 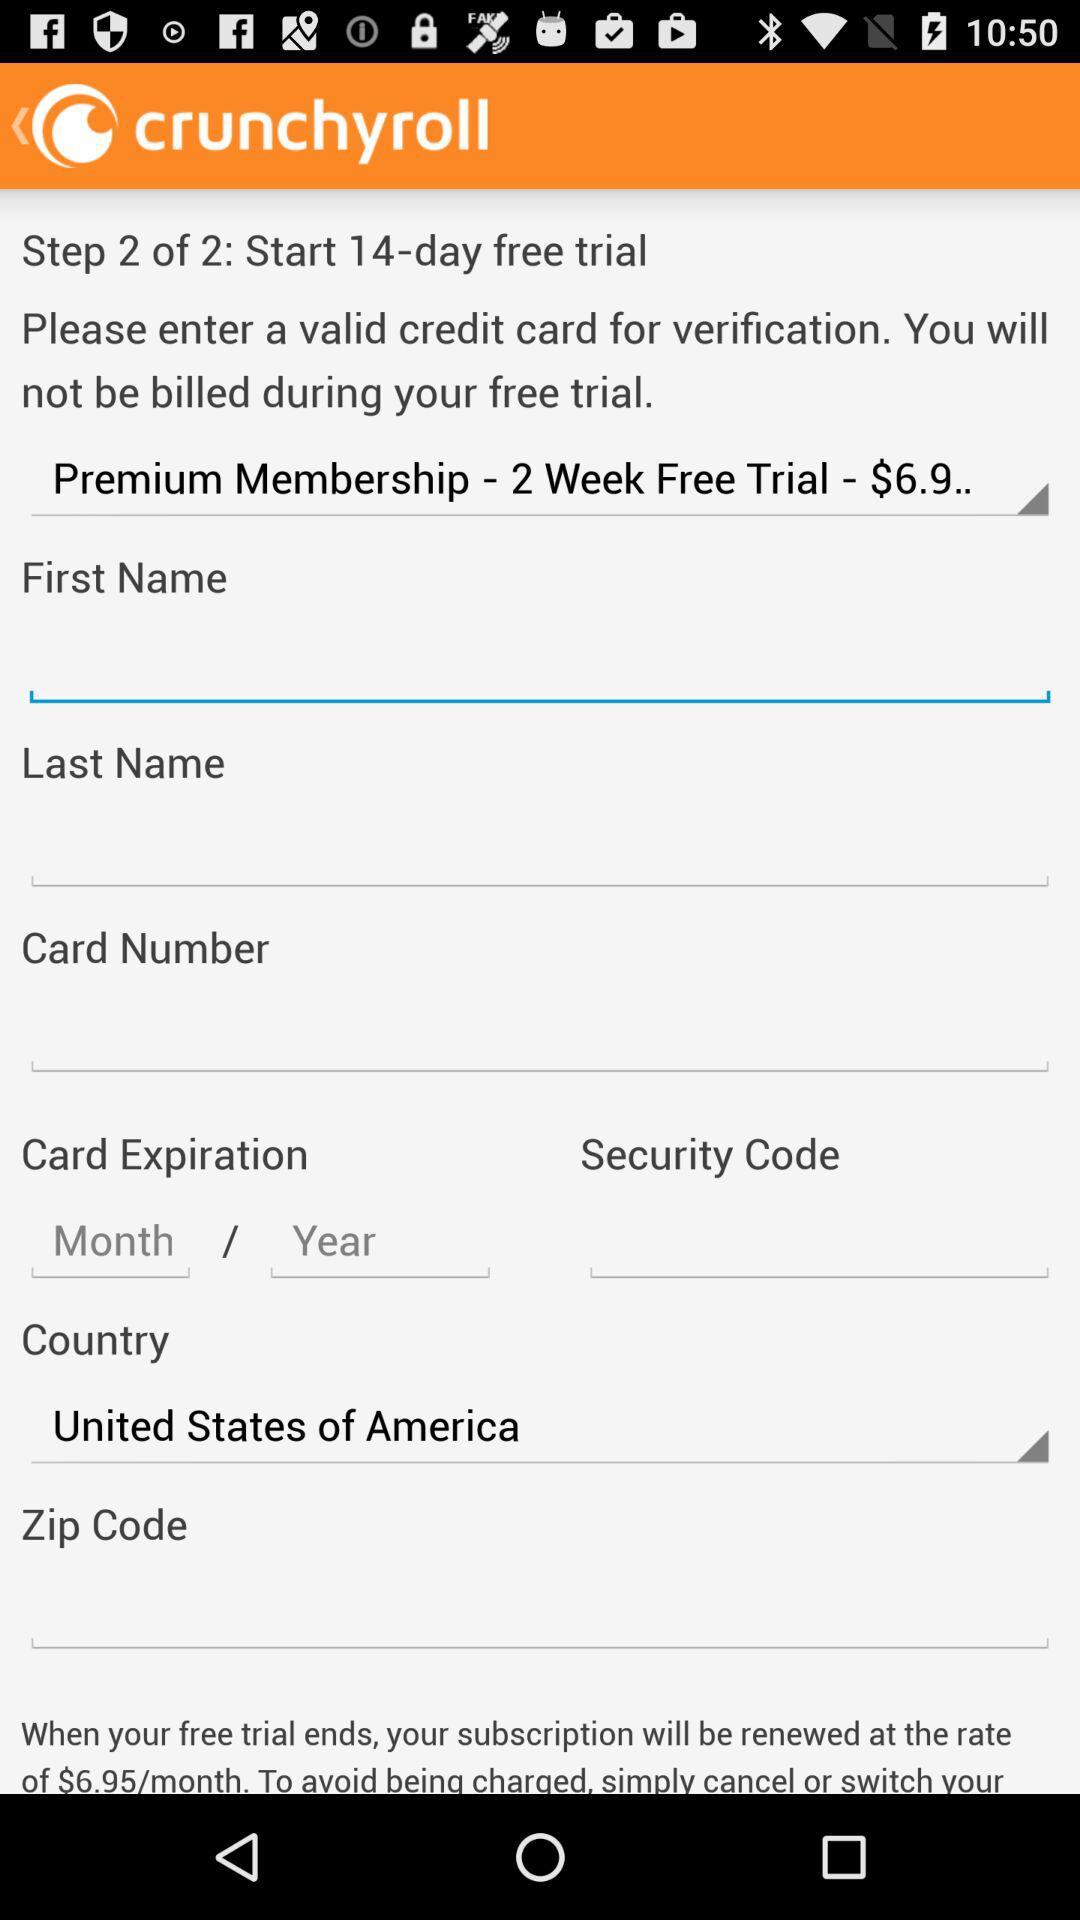 I want to click on text box, so click(x=540, y=1610).